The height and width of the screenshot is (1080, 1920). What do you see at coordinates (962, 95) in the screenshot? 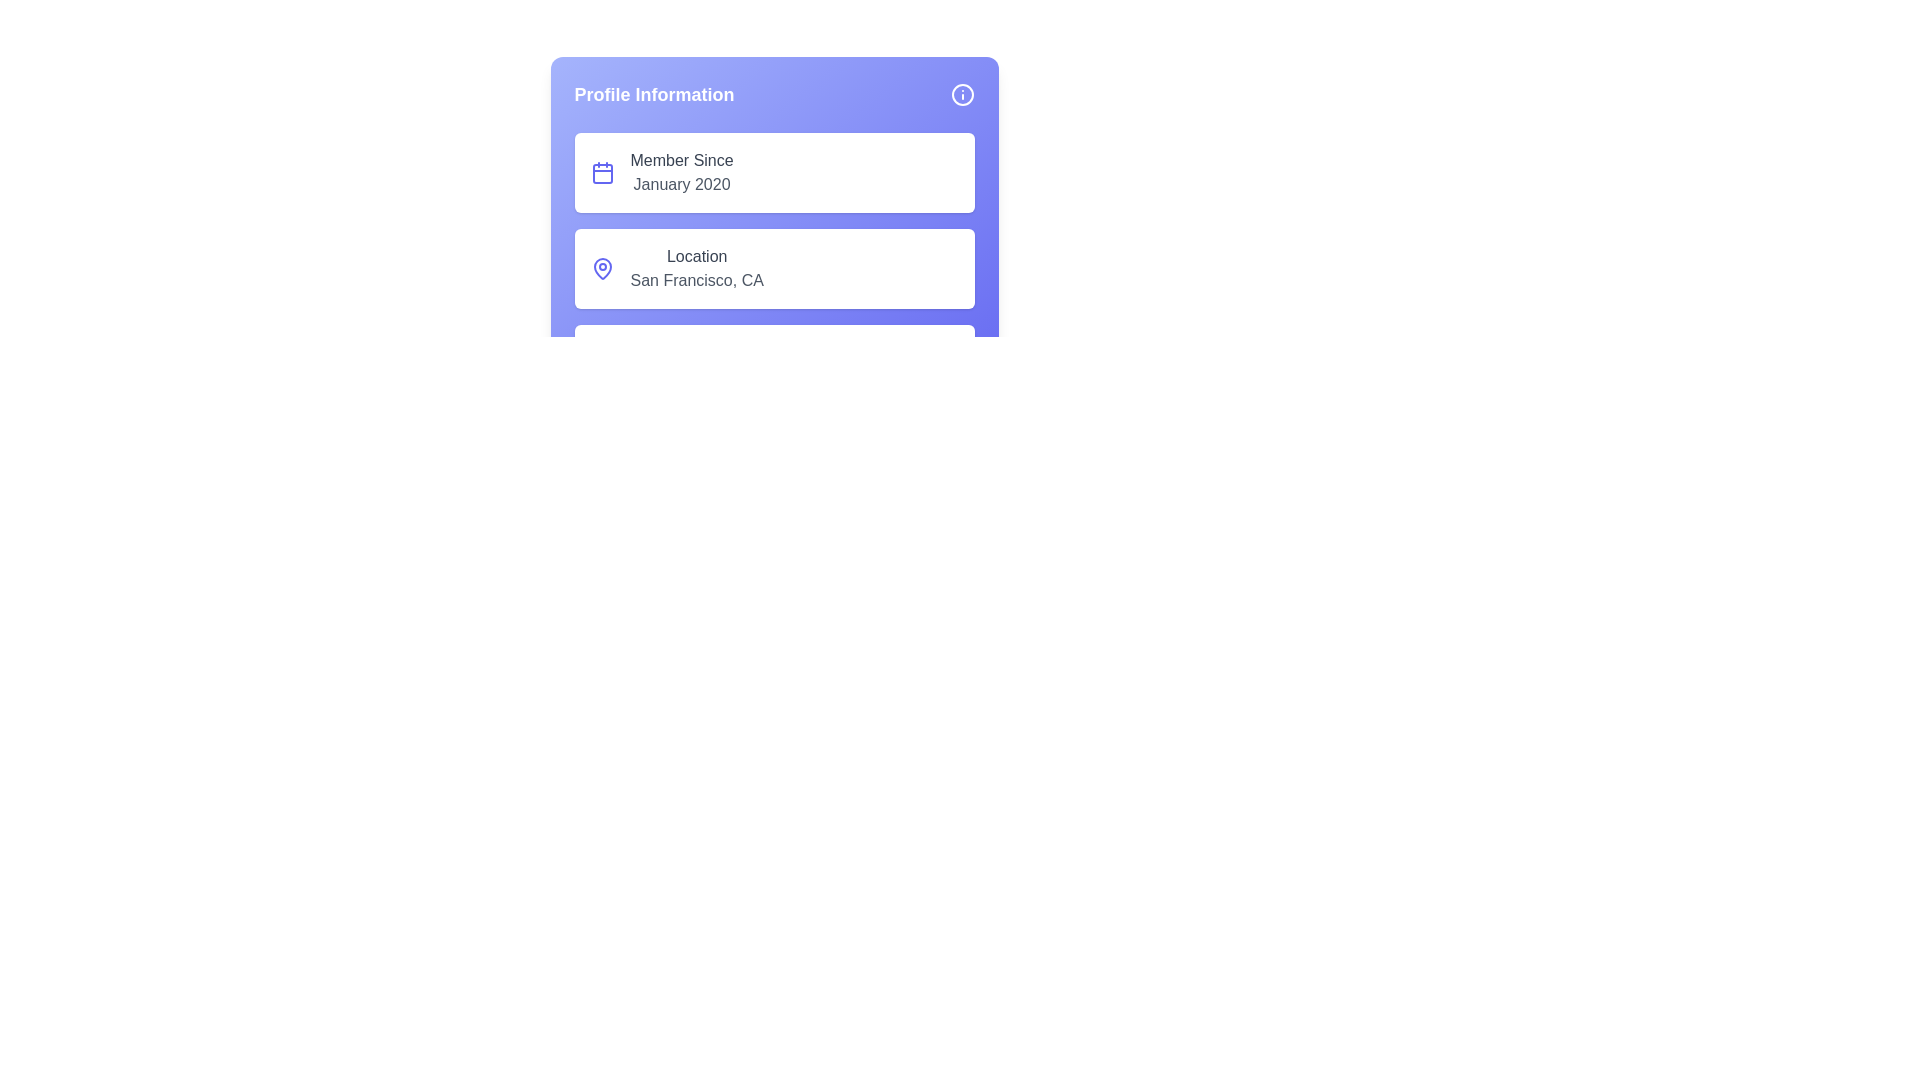
I see `the circular SVG graphic element that forms the outer border of the information icon located in the top-right portion of the profile information card` at bounding box center [962, 95].